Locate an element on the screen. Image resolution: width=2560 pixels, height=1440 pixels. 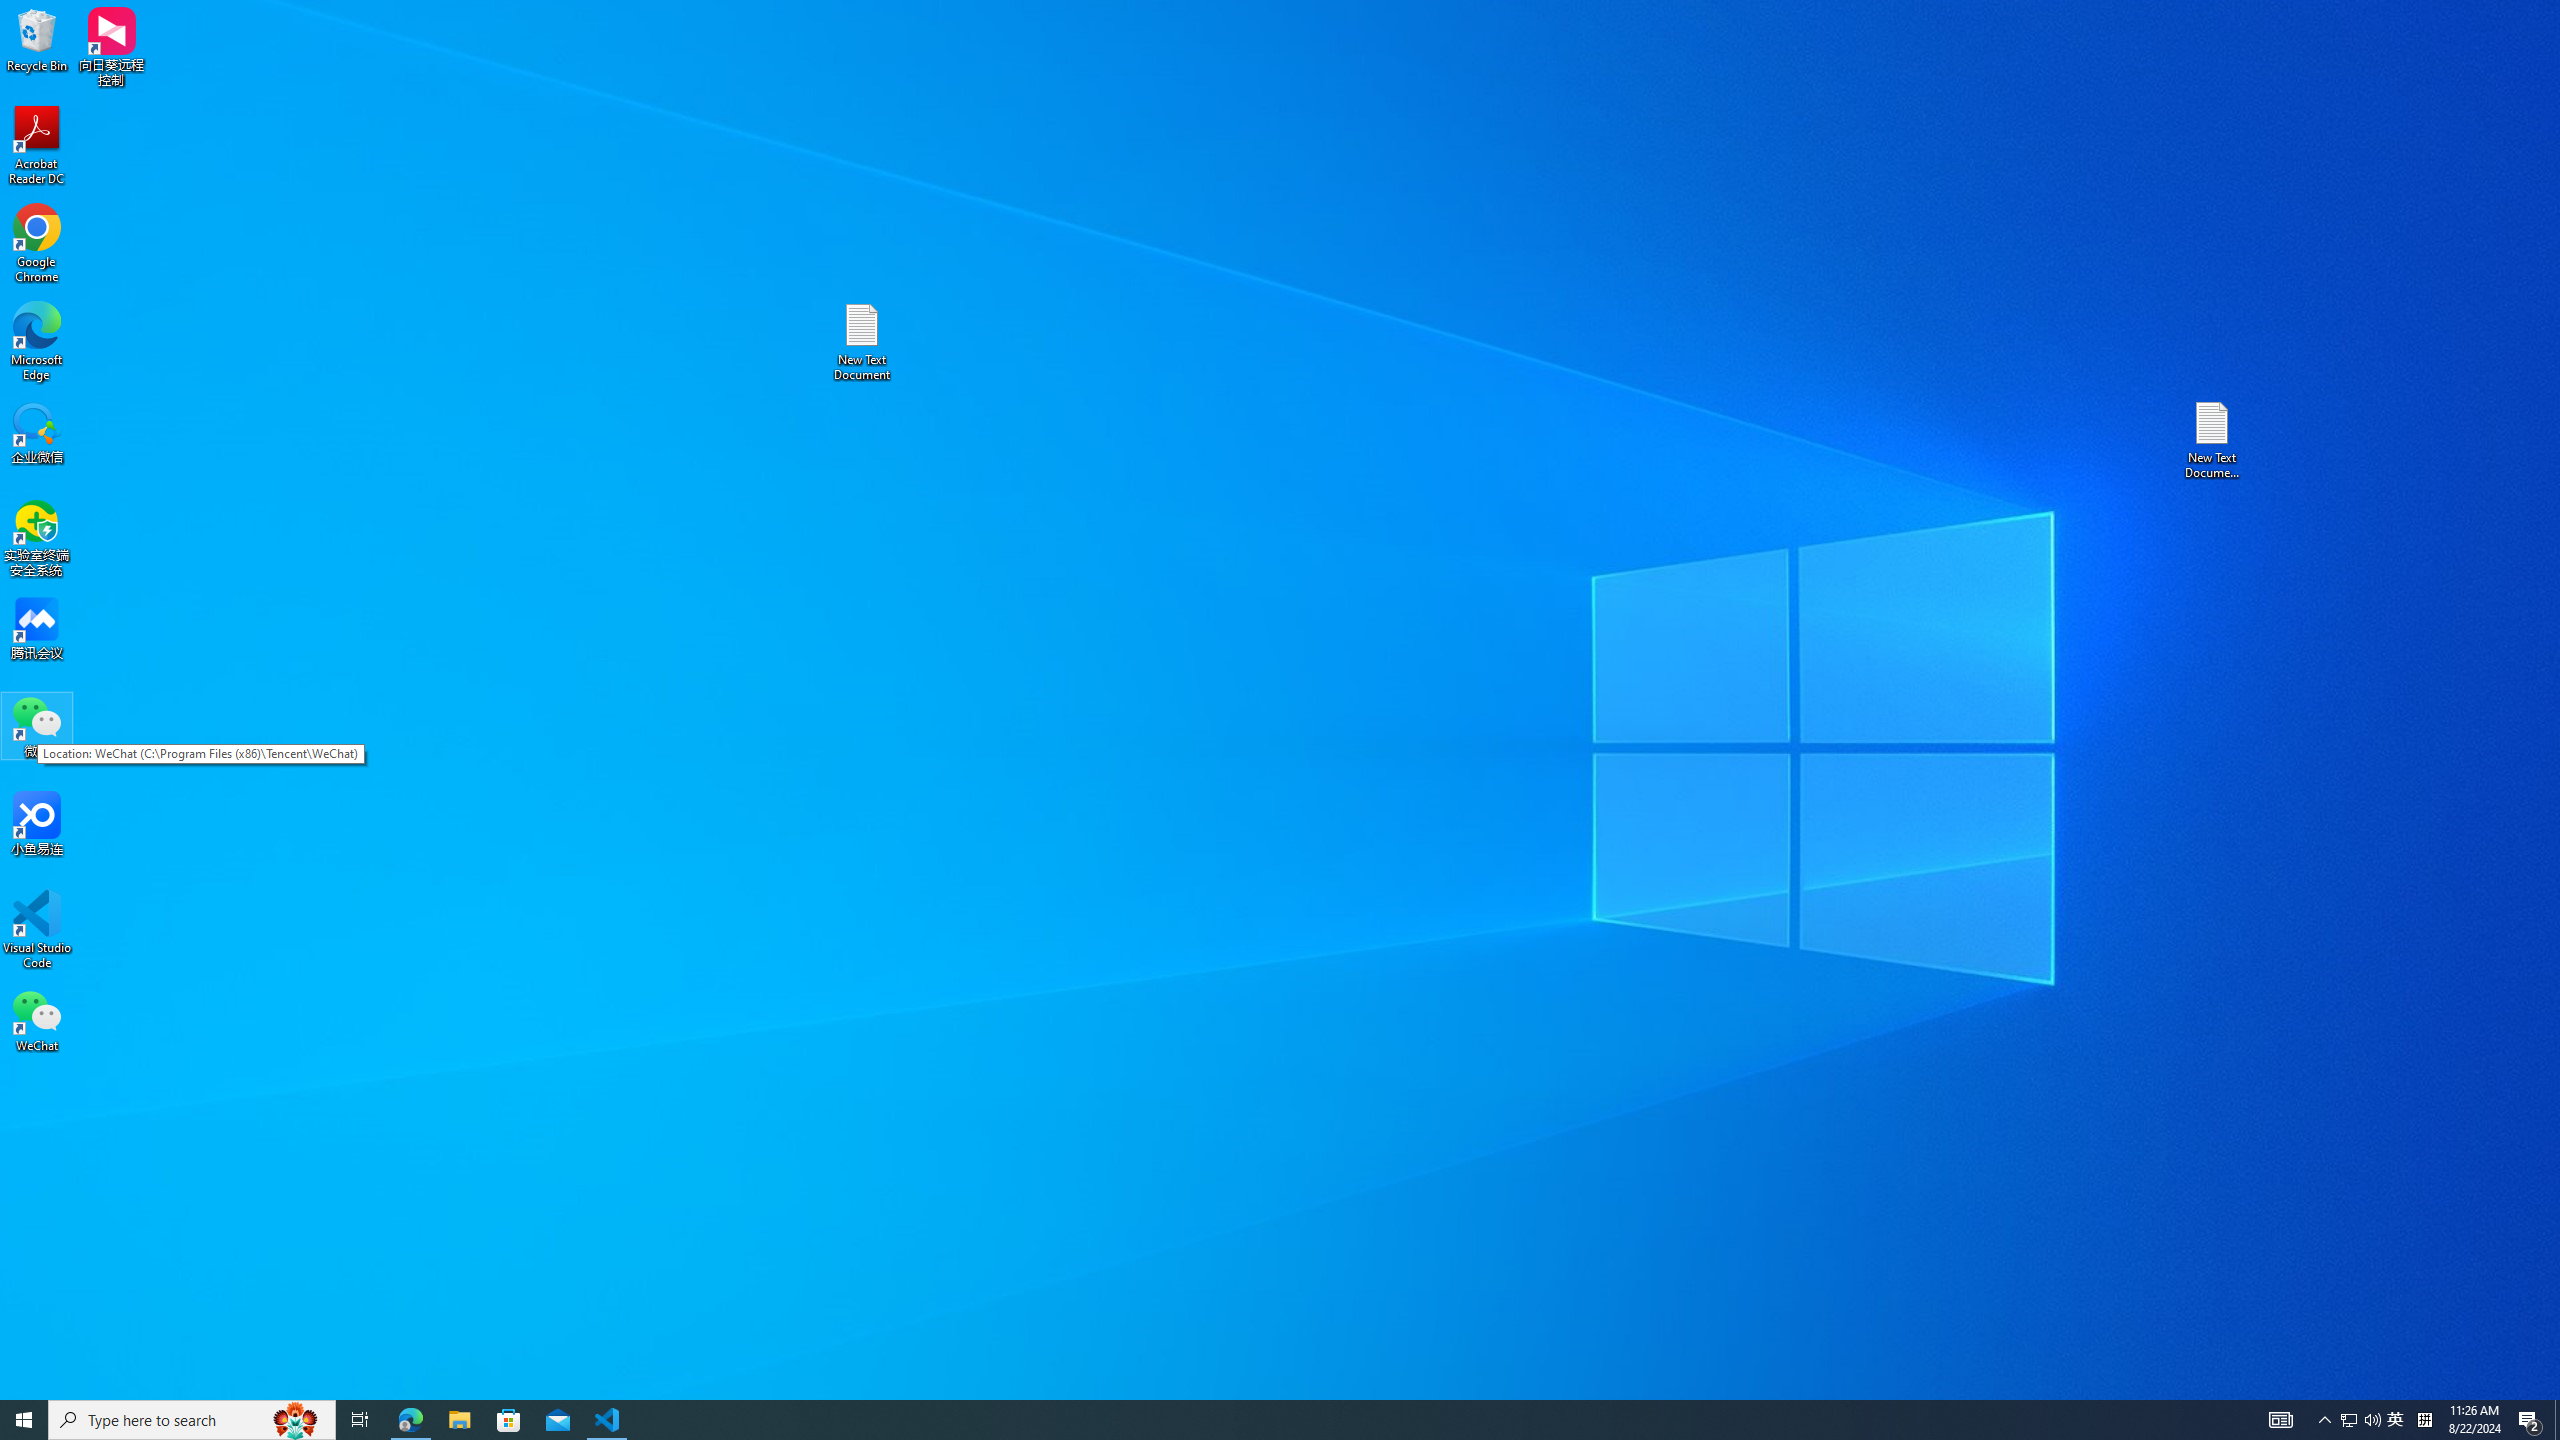
'Recycle Bin' is located at coordinates (36, 38).